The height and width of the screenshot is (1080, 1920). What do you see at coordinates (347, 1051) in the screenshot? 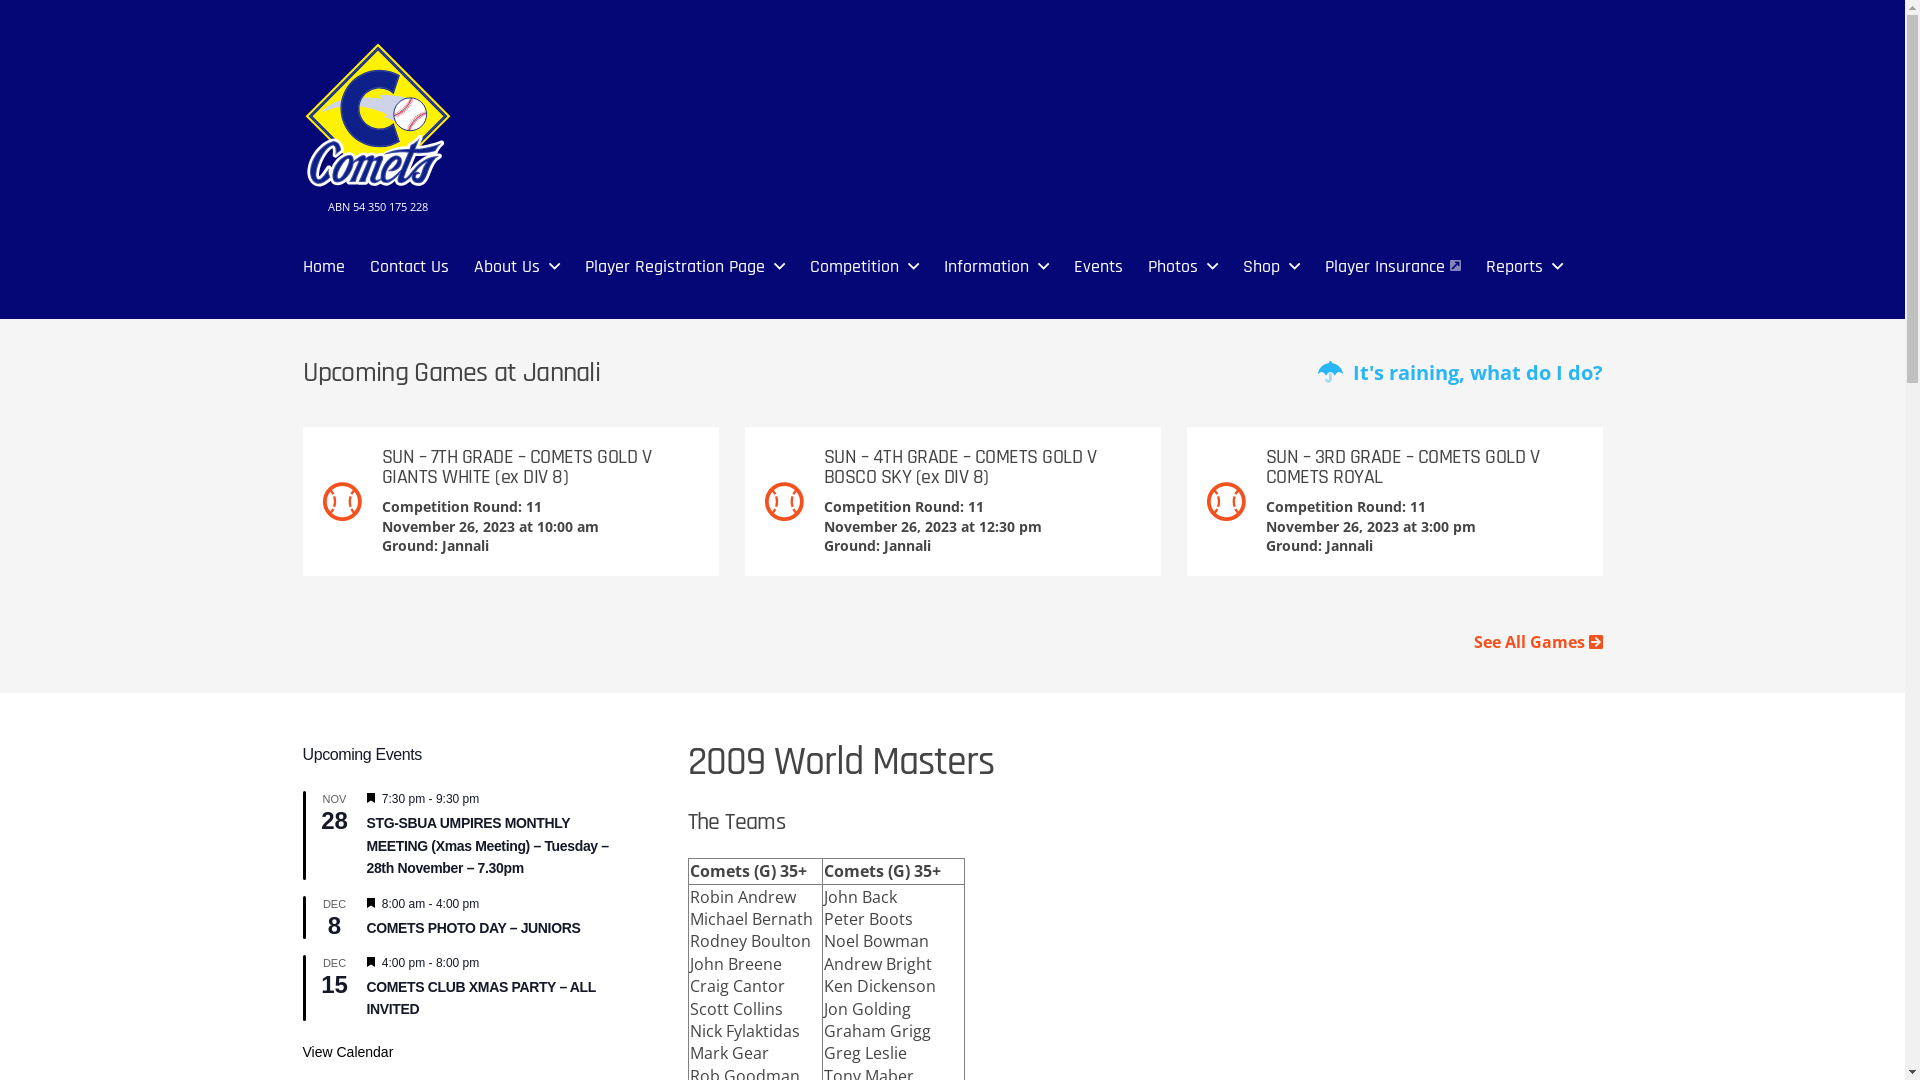
I see `'View Calendar'` at bounding box center [347, 1051].